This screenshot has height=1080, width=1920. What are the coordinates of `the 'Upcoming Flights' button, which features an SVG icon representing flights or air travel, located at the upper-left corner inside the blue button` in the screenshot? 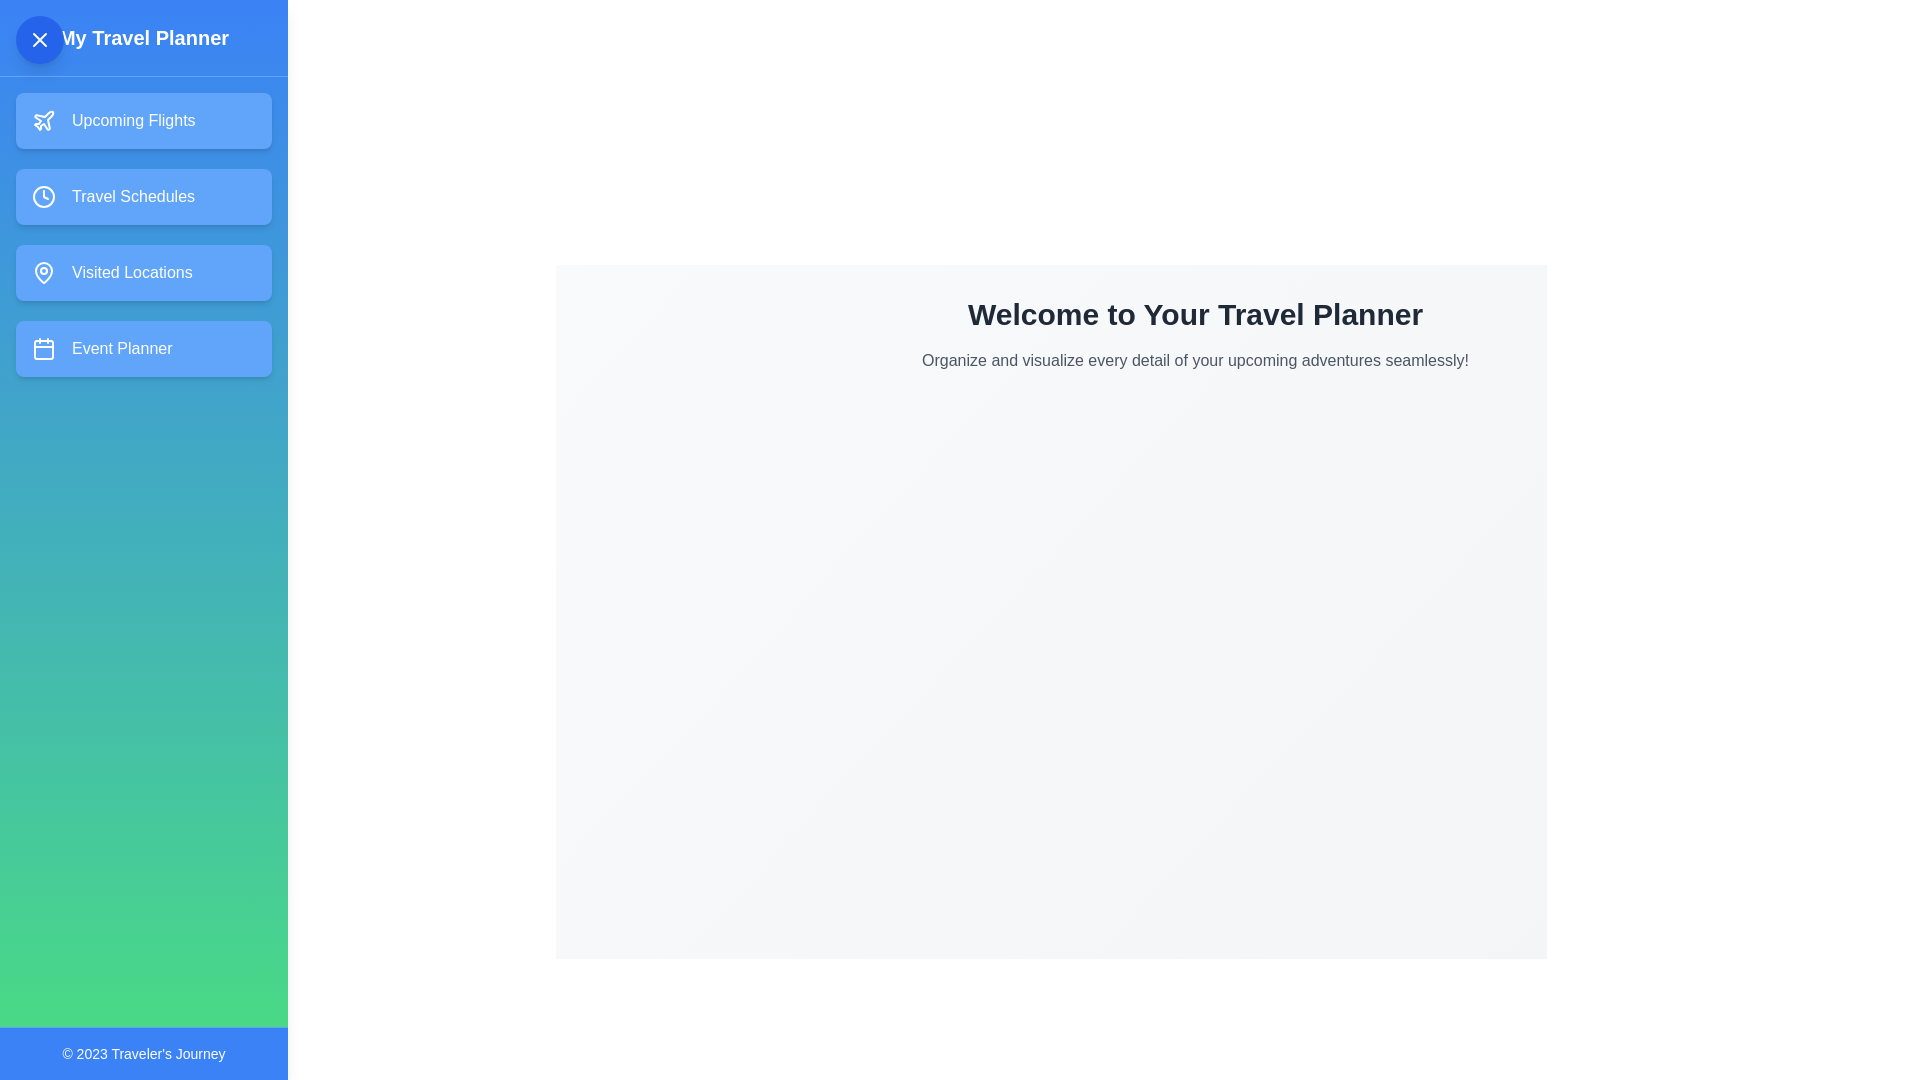 It's located at (44, 120).